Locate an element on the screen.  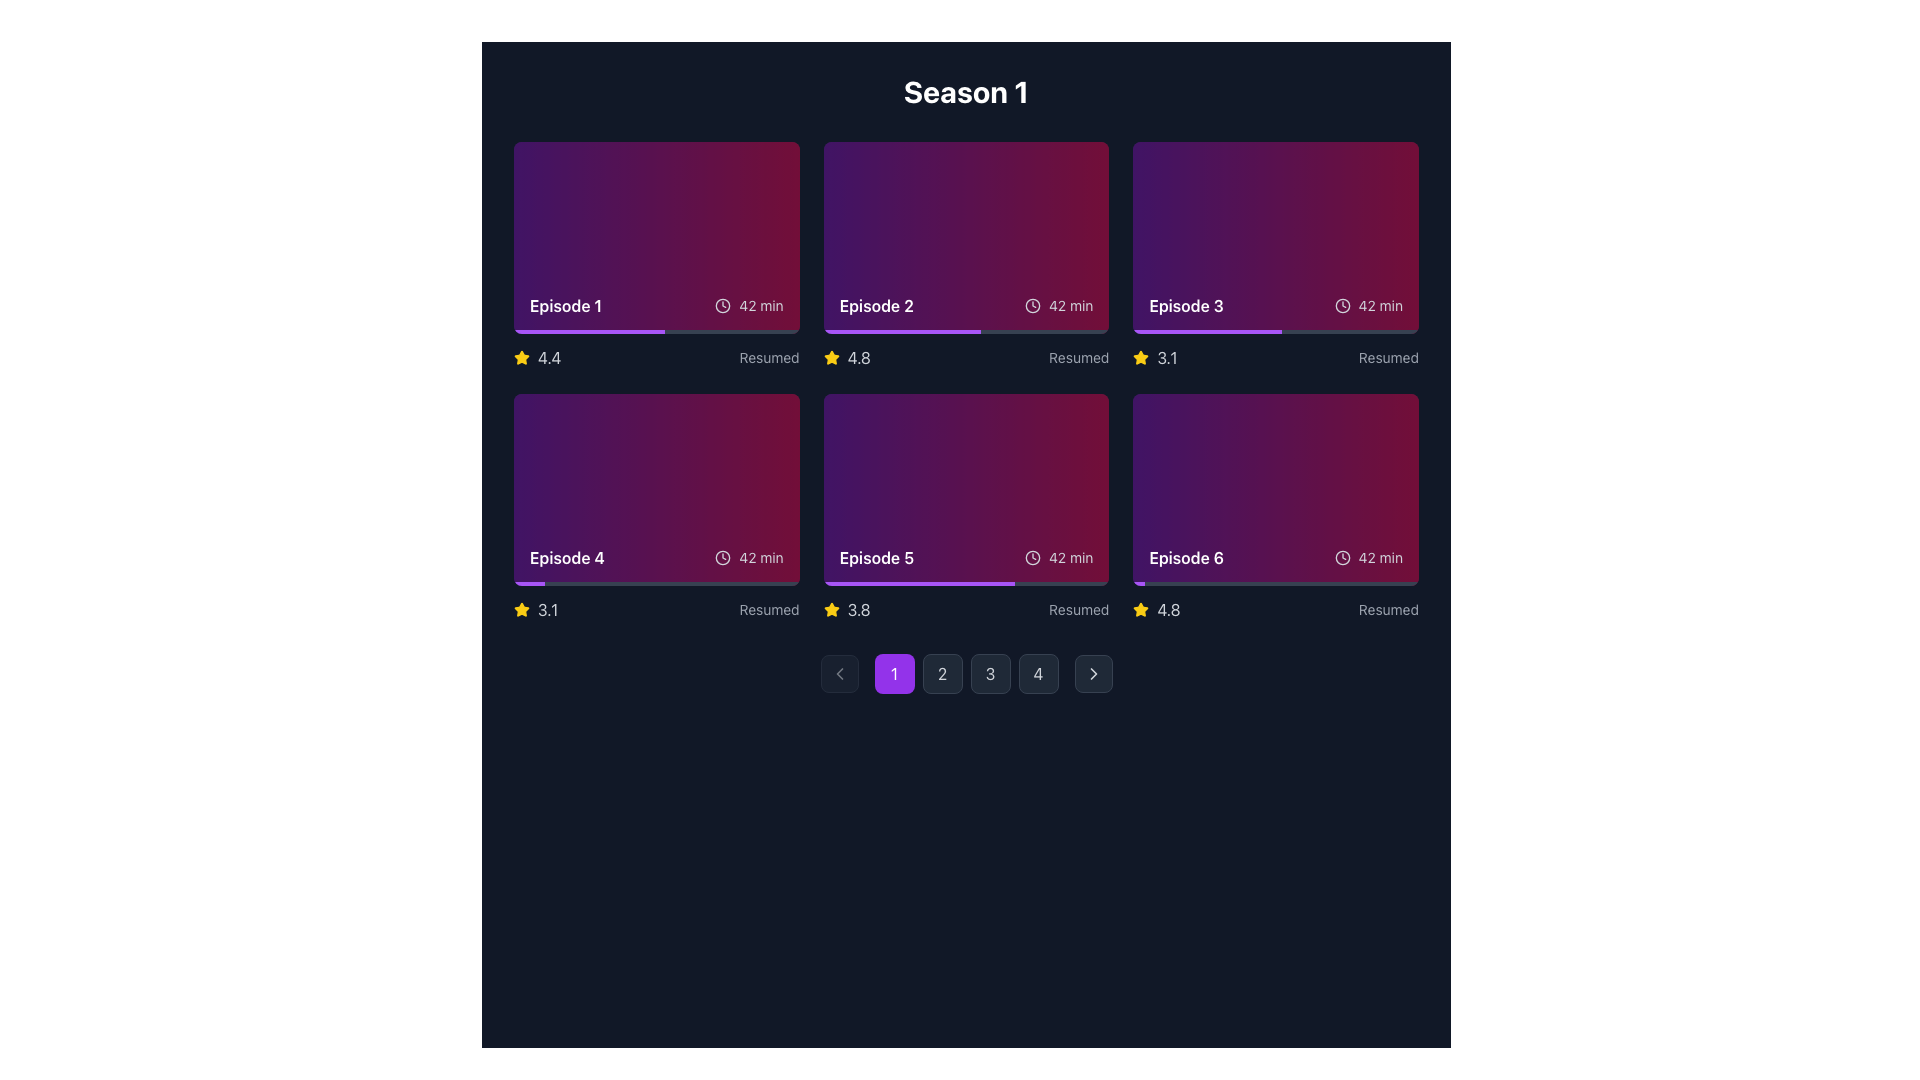
value displayed in the text rating indicator '3.8' located to the right of the yellow outlined star icon under the 'Episode 5' card in the season grid is located at coordinates (847, 608).